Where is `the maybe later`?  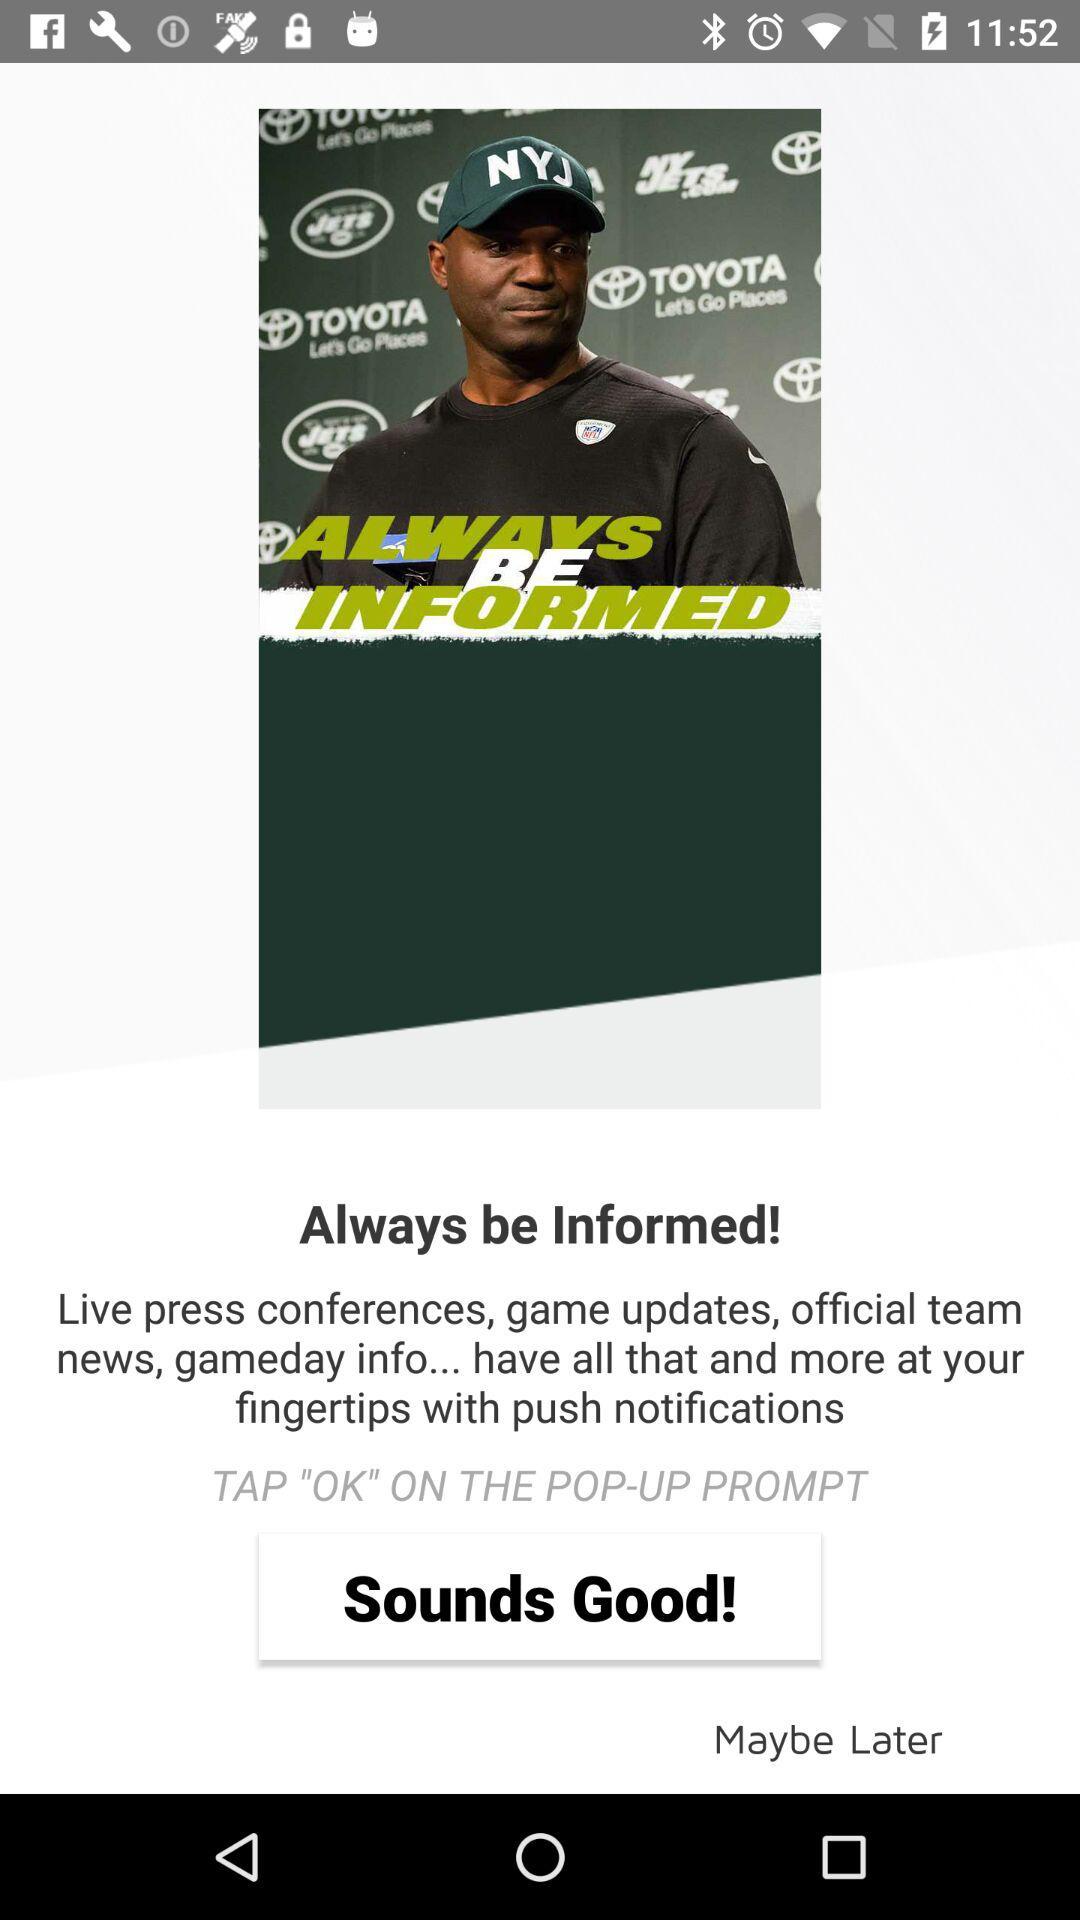
the maybe later is located at coordinates (828, 1736).